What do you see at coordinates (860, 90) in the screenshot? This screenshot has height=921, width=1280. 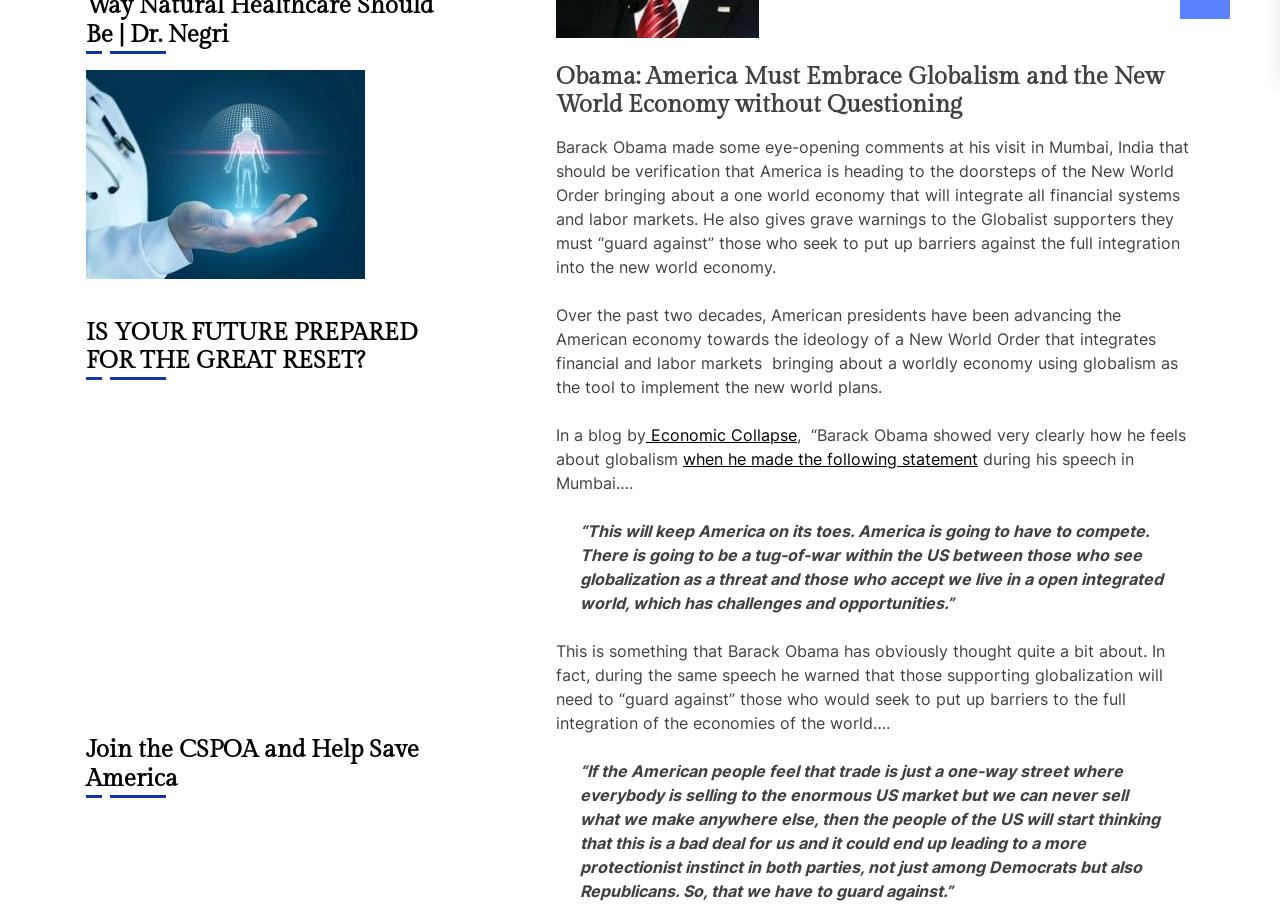 I see `'Obama: America Must Embrace Globalism and the New World Economy without Questioning'` at bounding box center [860, 90].